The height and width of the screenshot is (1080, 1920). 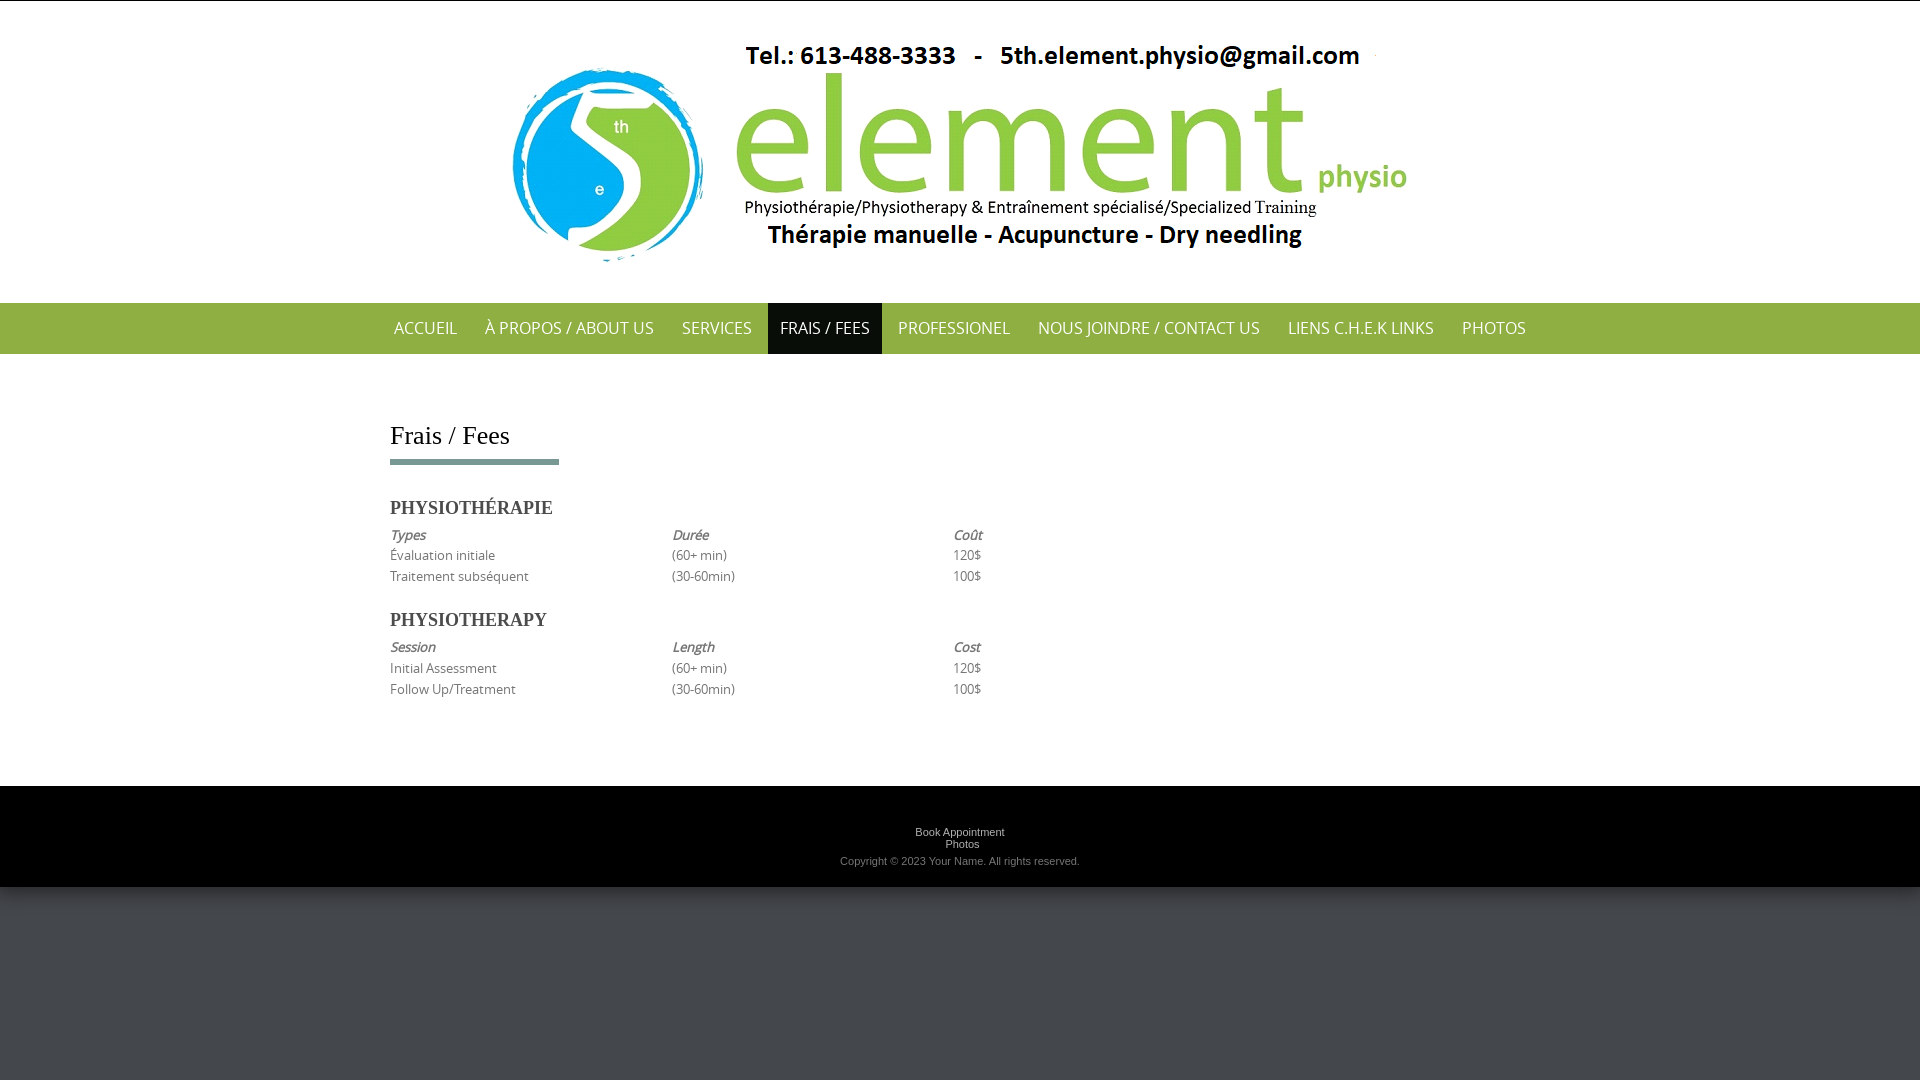 I want to click on ' ', so click(x=960, y=146).